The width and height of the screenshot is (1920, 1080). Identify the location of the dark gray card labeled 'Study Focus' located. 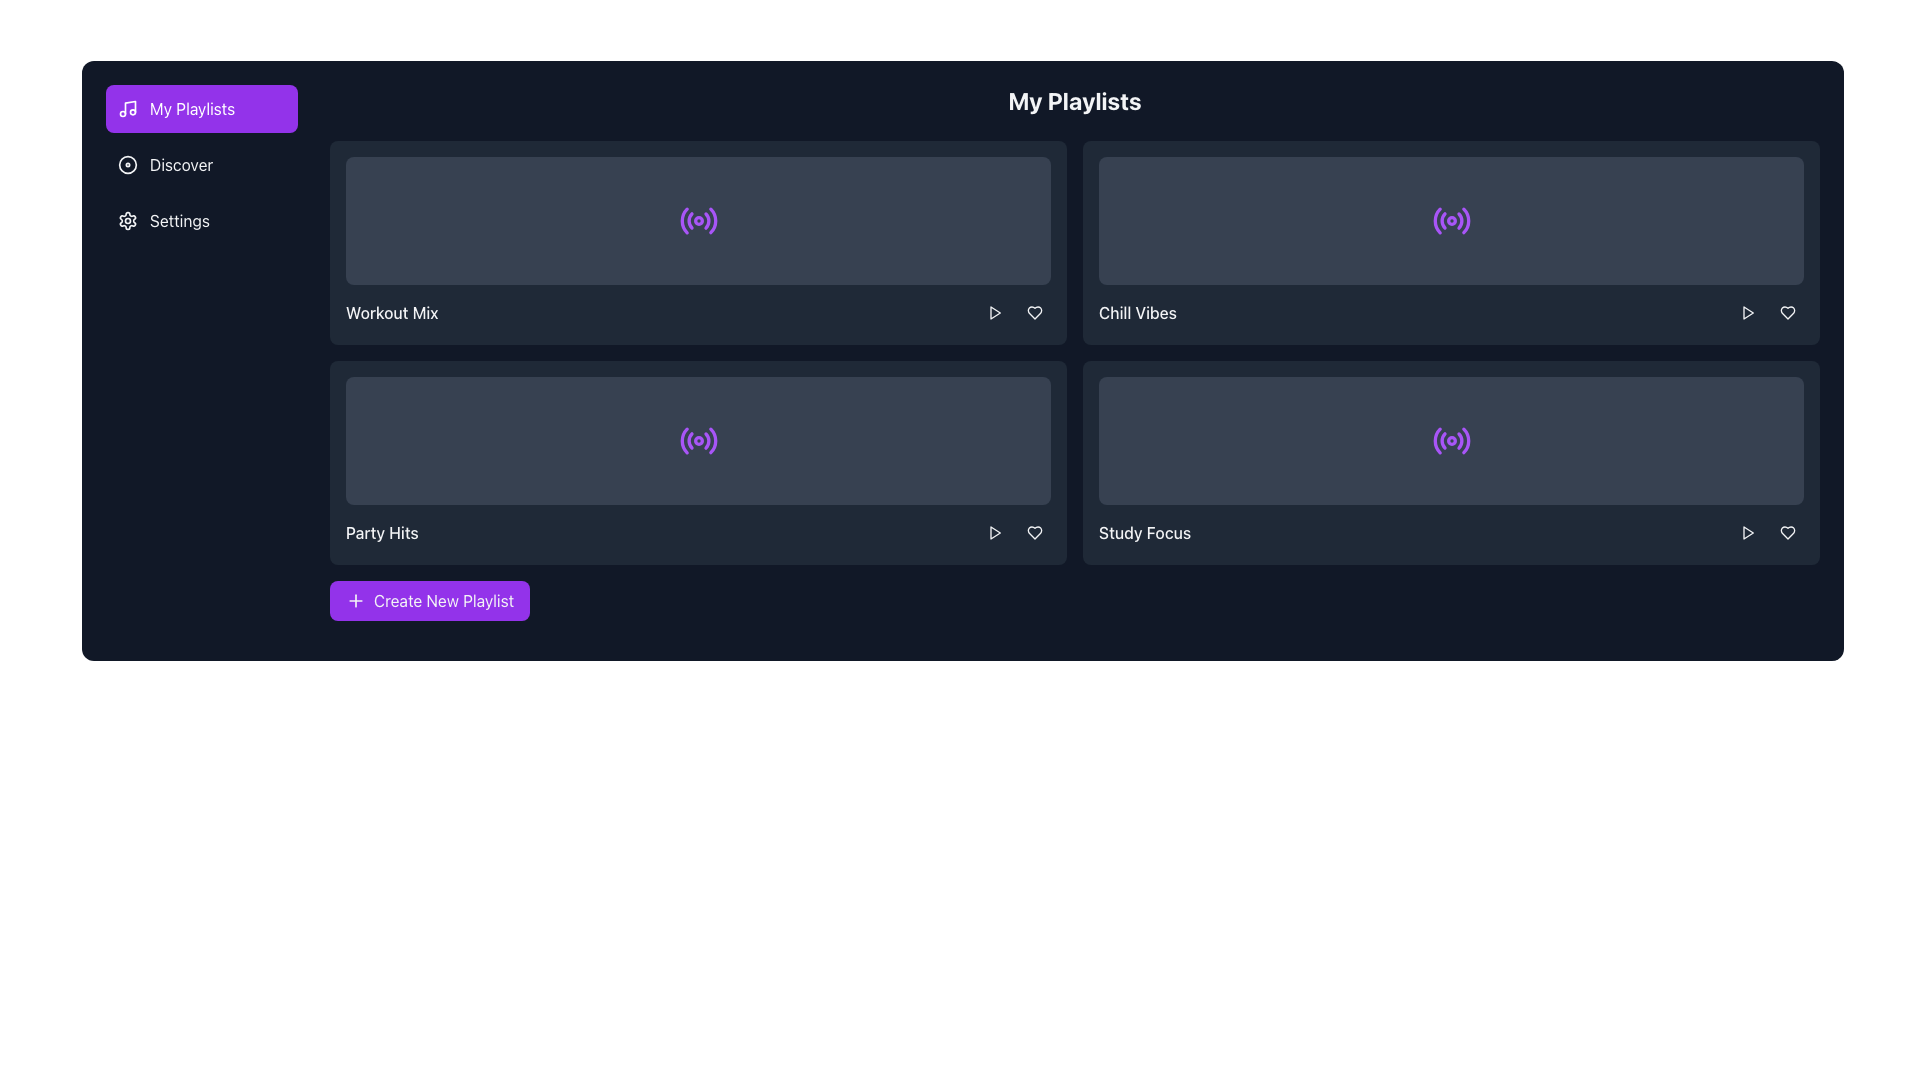
(1451, 462).